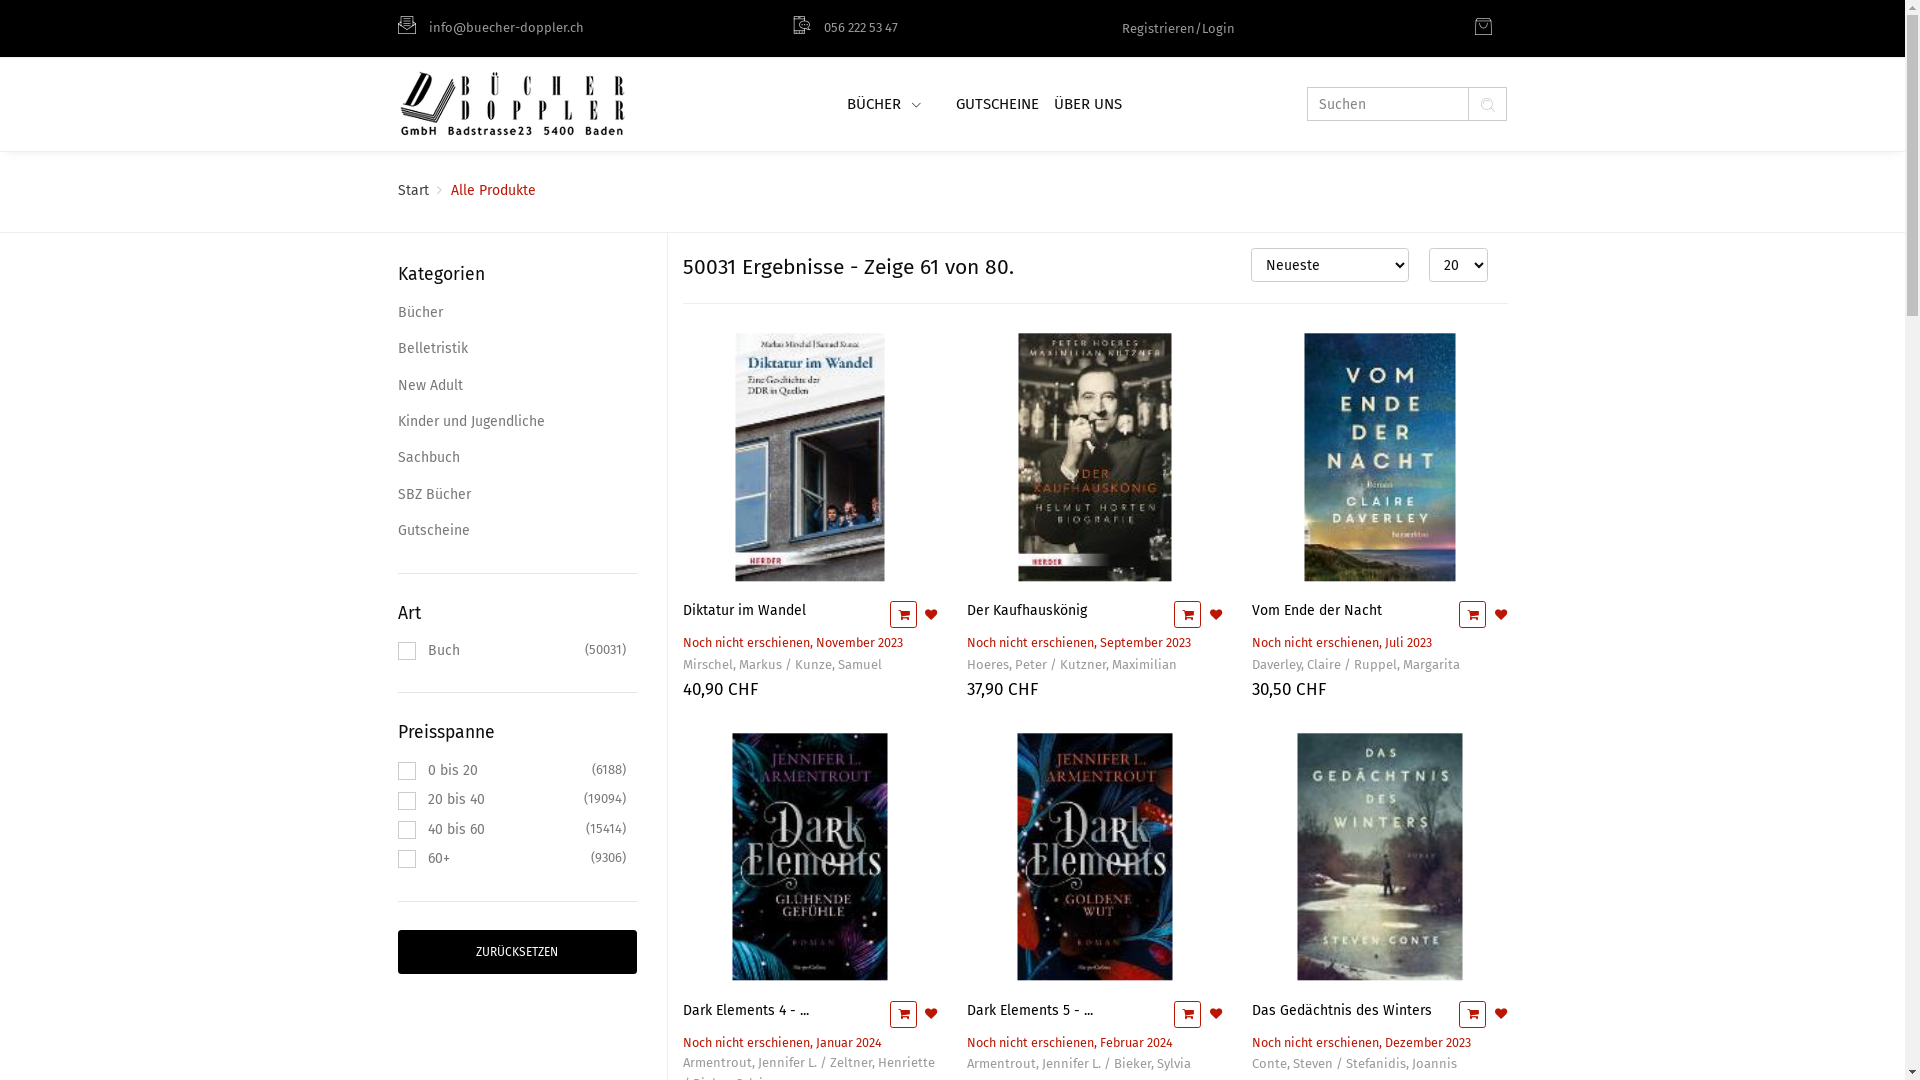  Describe the element at coordinates (1354, 1063) in the screenshot. I see `'Conte, Steven / Stefanidis, Joannis'` at that location.